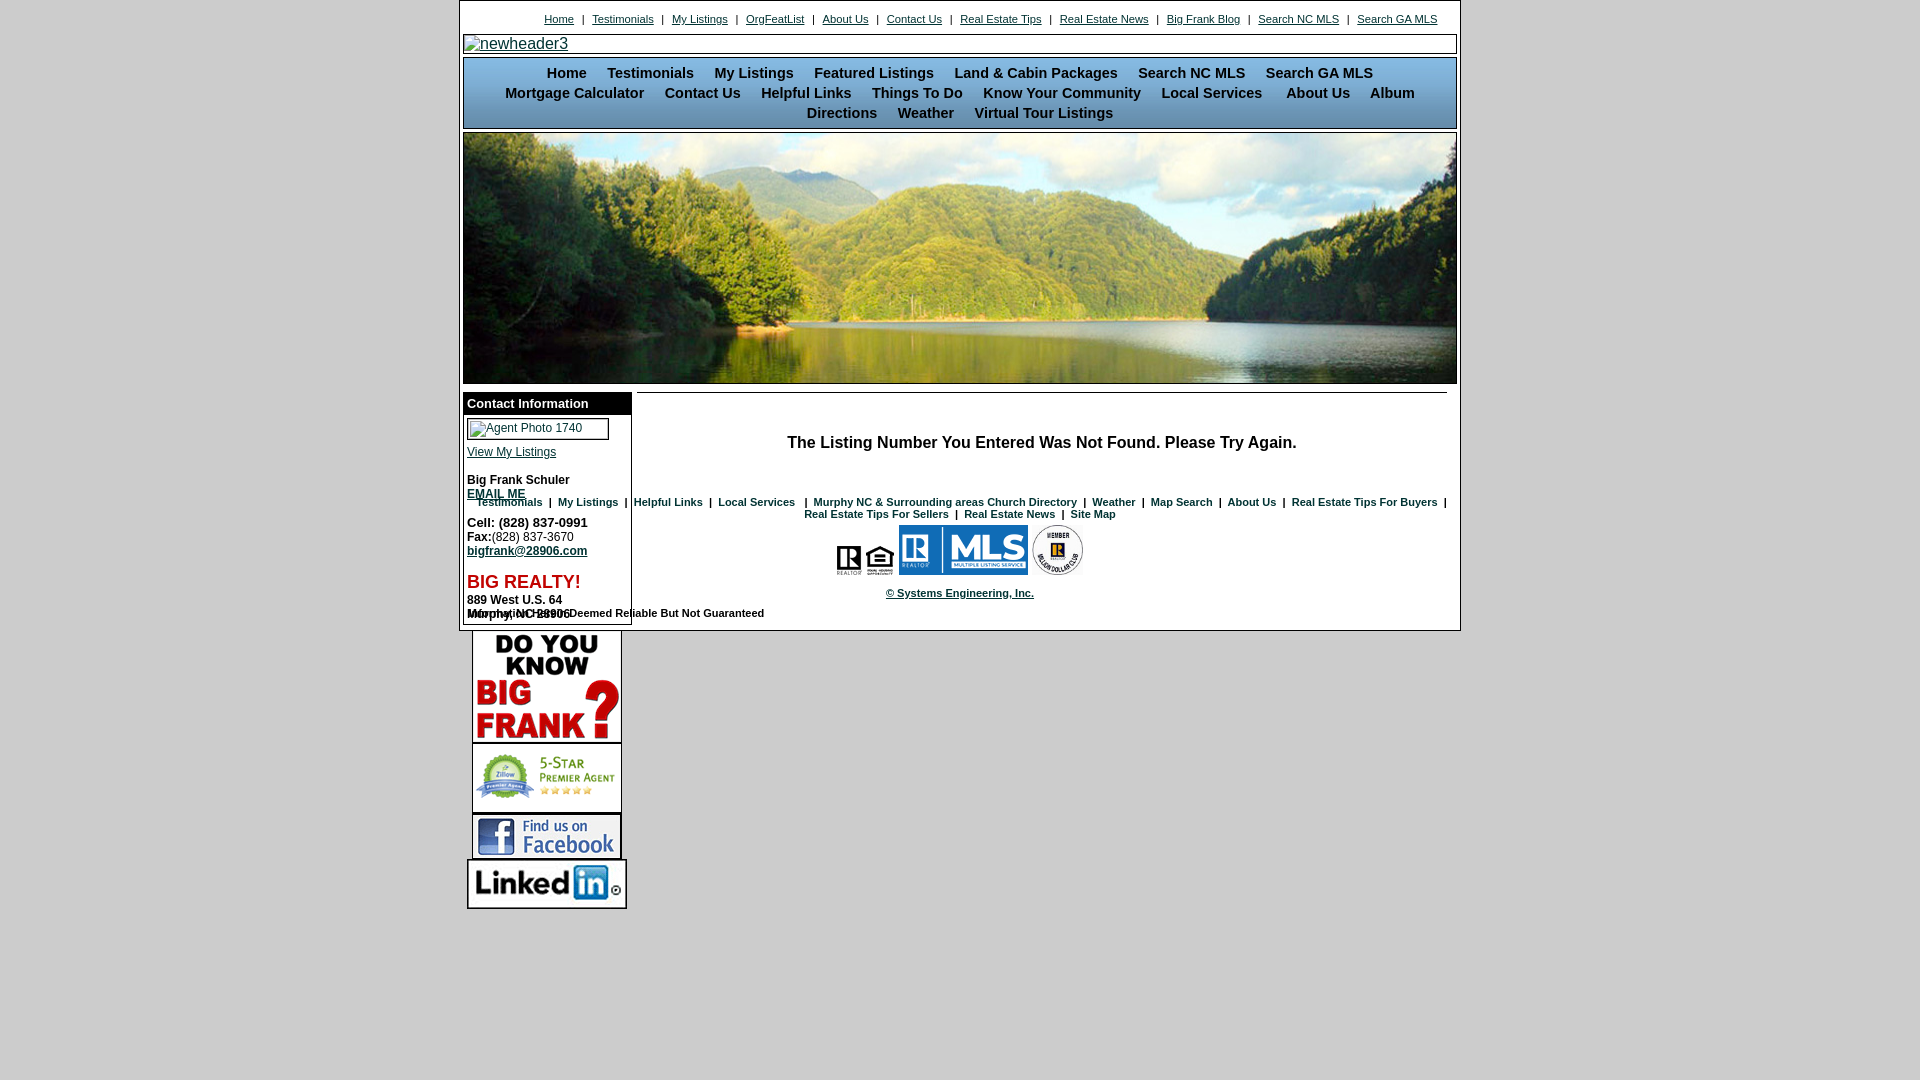  What do you see at coordinates (876, 512) in the screenshot?
I see `'Real Estate Tips For Sellers'` at bounding box center [876, 512].